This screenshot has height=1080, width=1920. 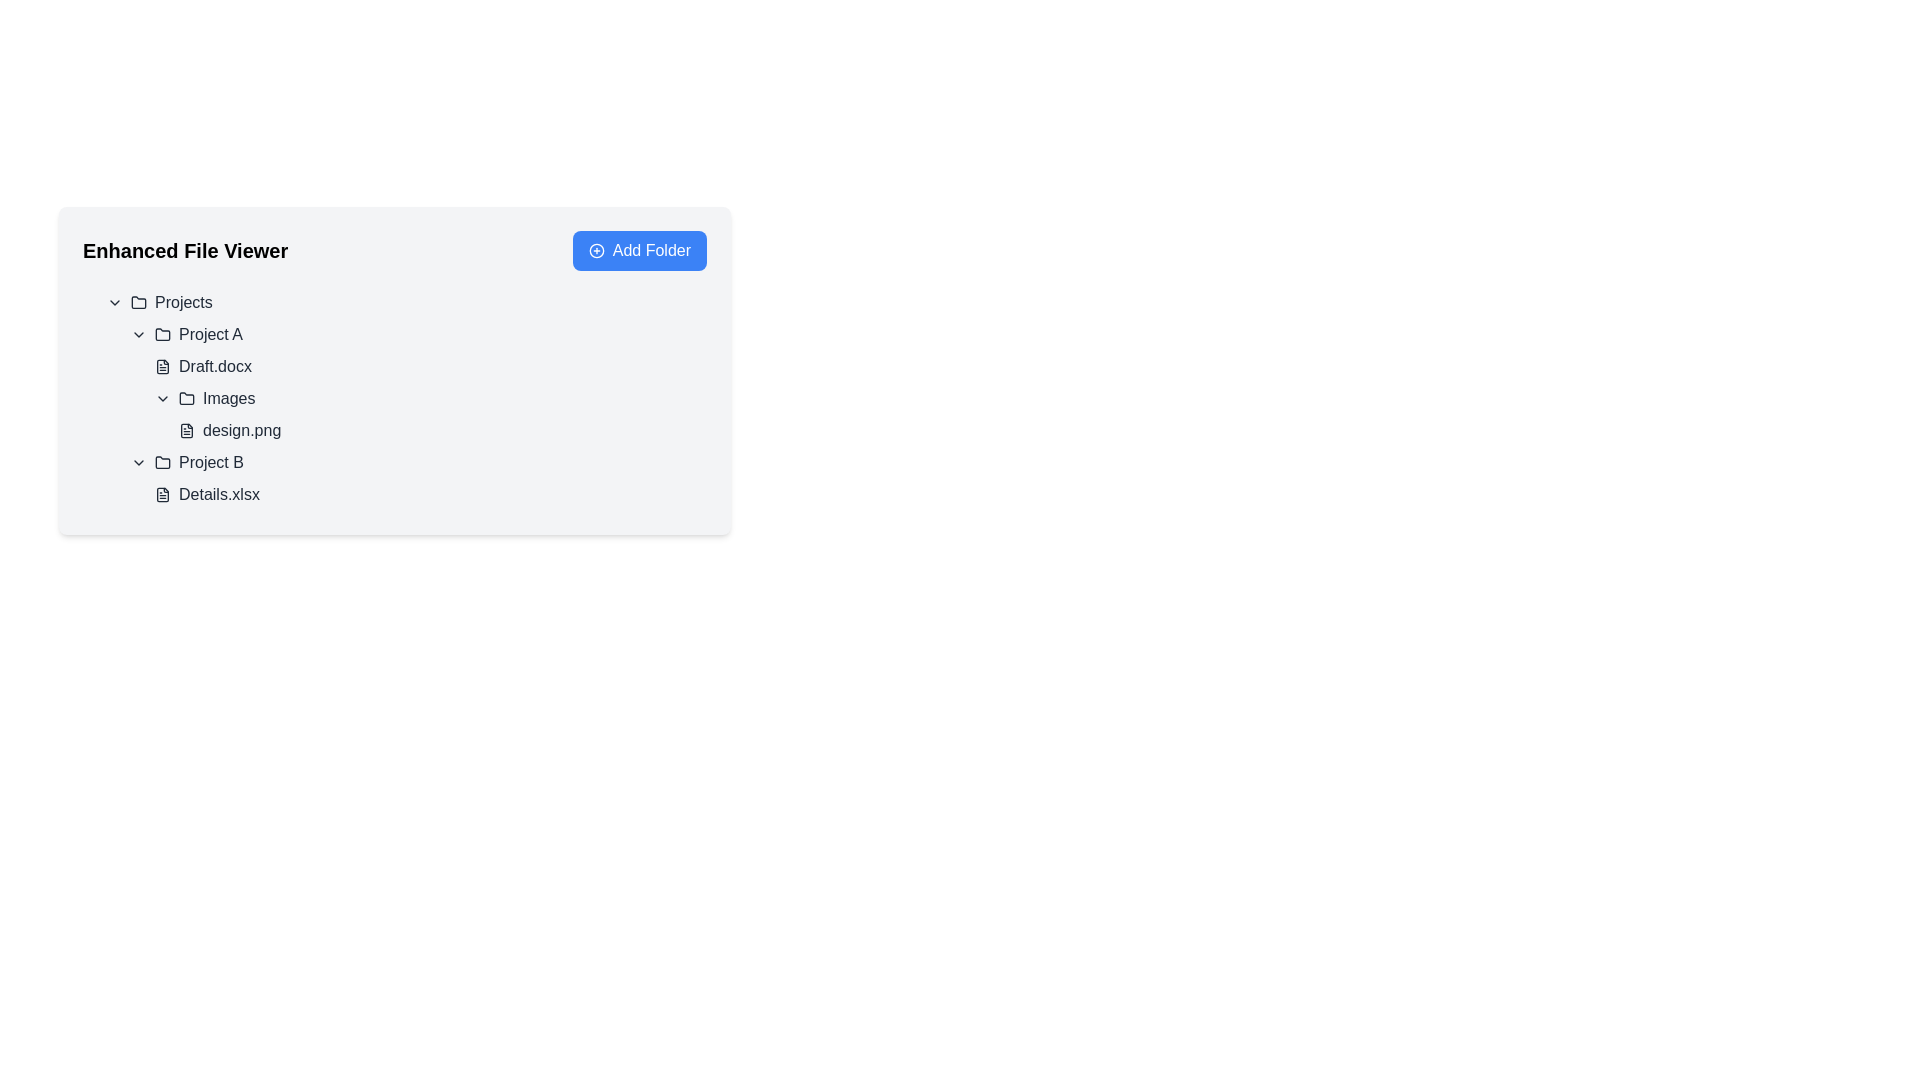 What do you see at coordinates (187, 397) in the screenshot?
I see `the 'Images' folder icon located under the 'Project A' node in the file viewer` at bounding box center [187, 397].